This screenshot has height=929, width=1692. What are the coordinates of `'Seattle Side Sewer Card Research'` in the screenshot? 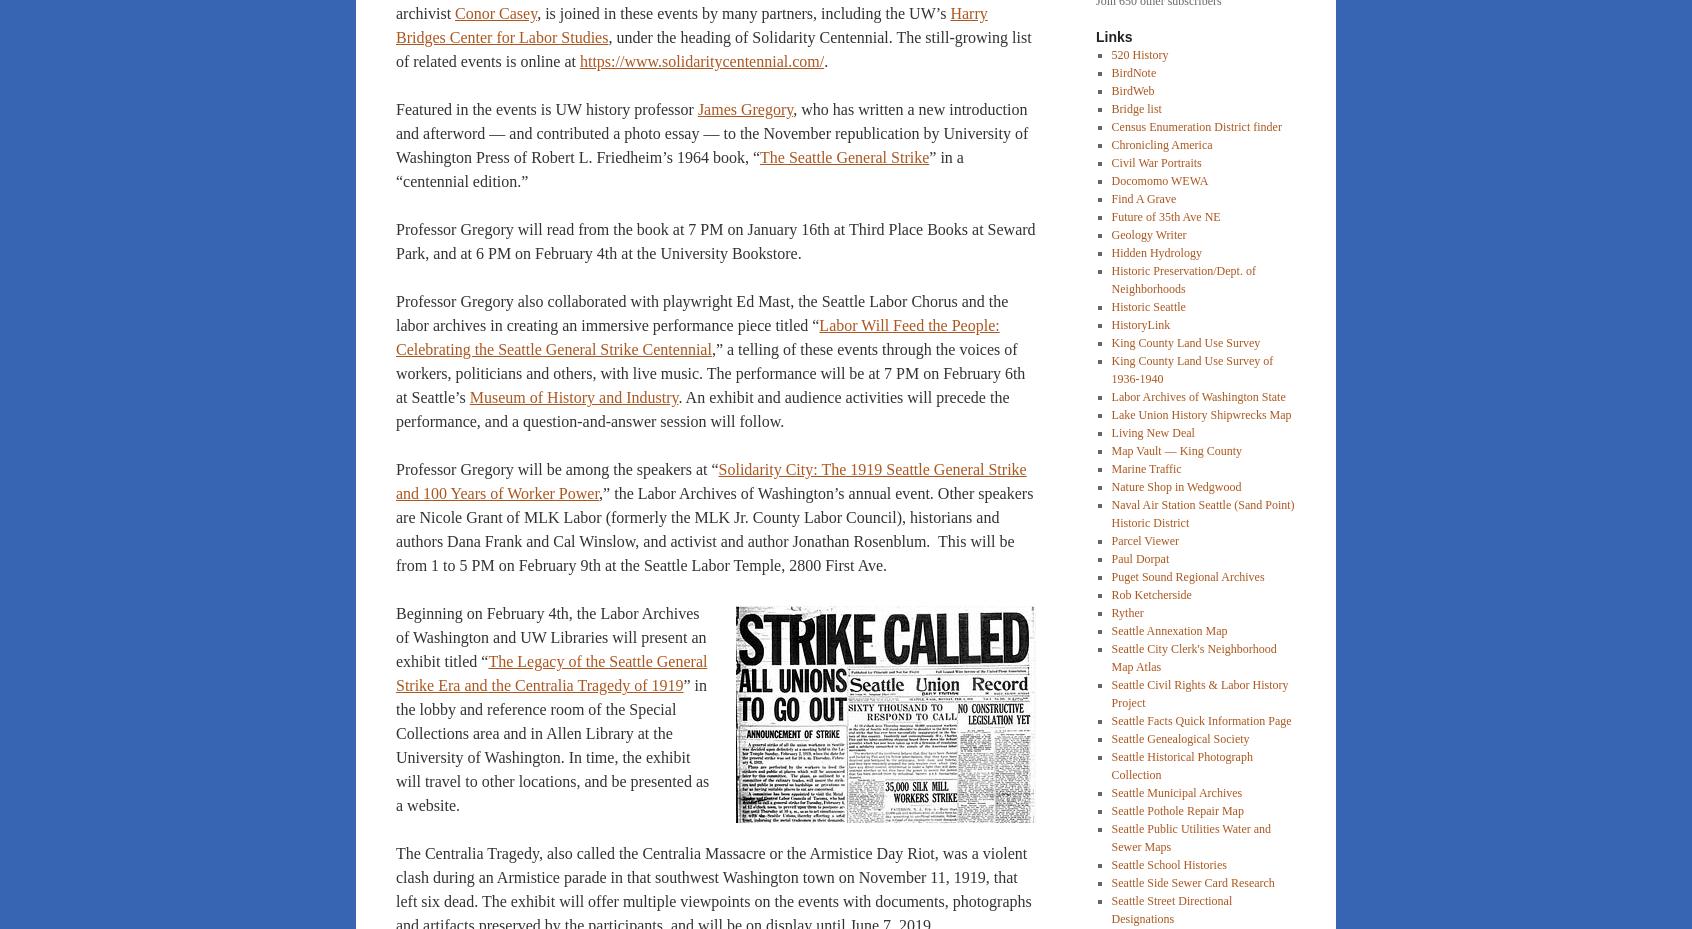 It's located at (1191, 883).